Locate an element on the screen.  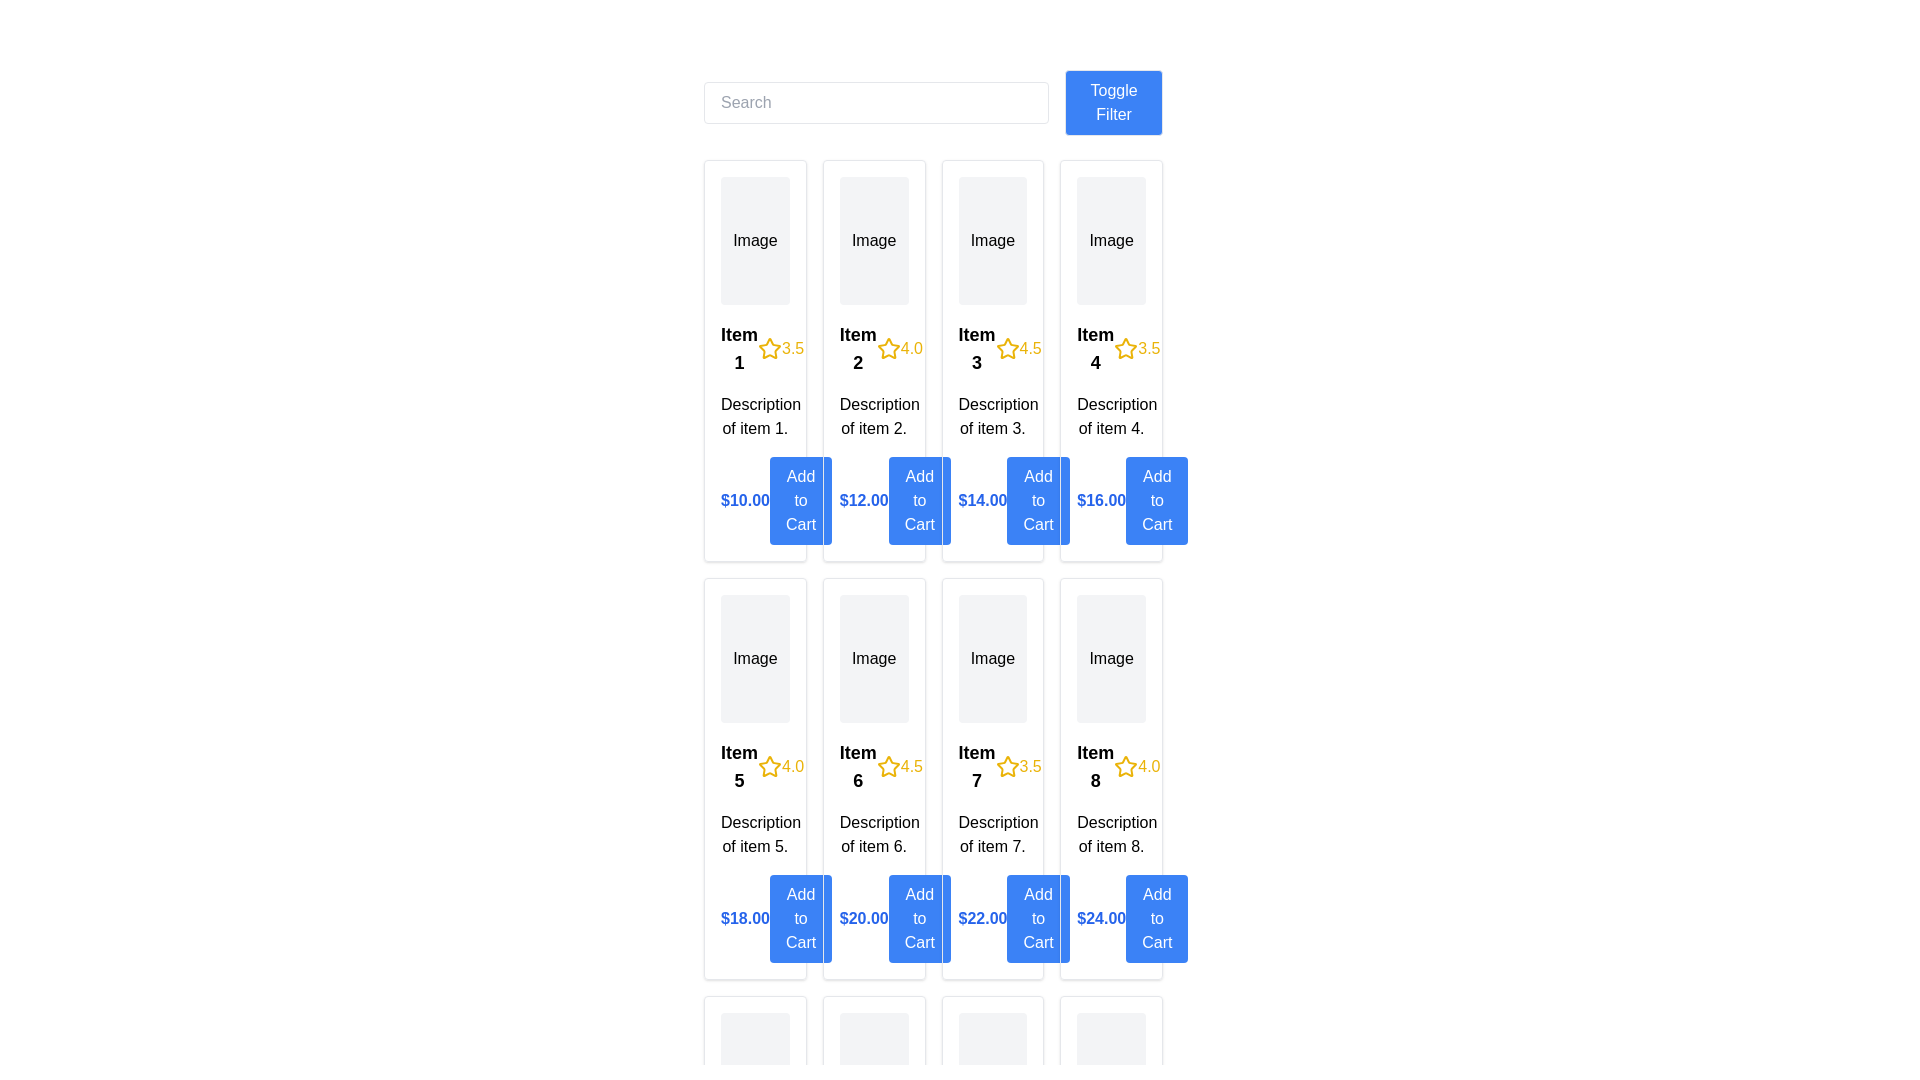
the star icon representing the rating of 'Item 7' located to the left of the text '3.5' in the second row, third column of the item card is located at coordinates (1007, 766).